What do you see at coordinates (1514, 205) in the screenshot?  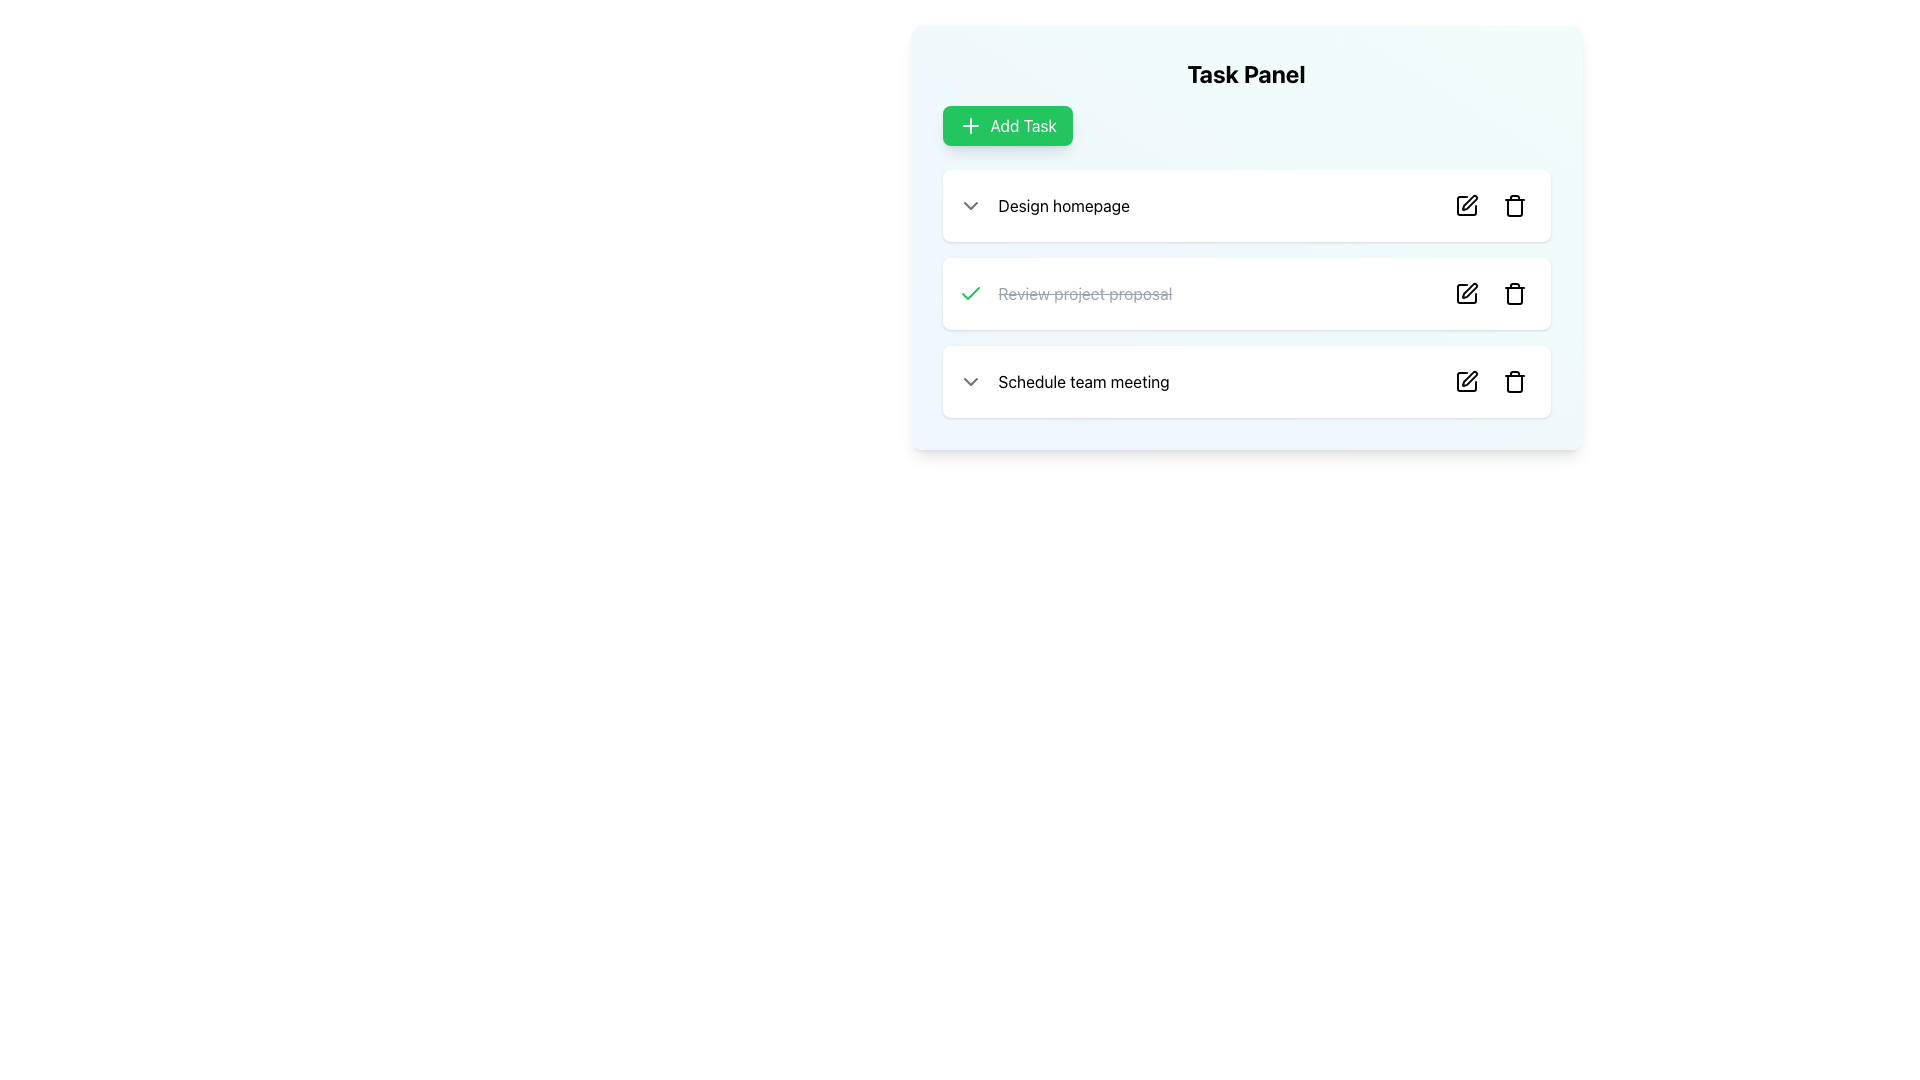 I see `the trash can icon located in the first task list item` at bounding box center [1514, 205].